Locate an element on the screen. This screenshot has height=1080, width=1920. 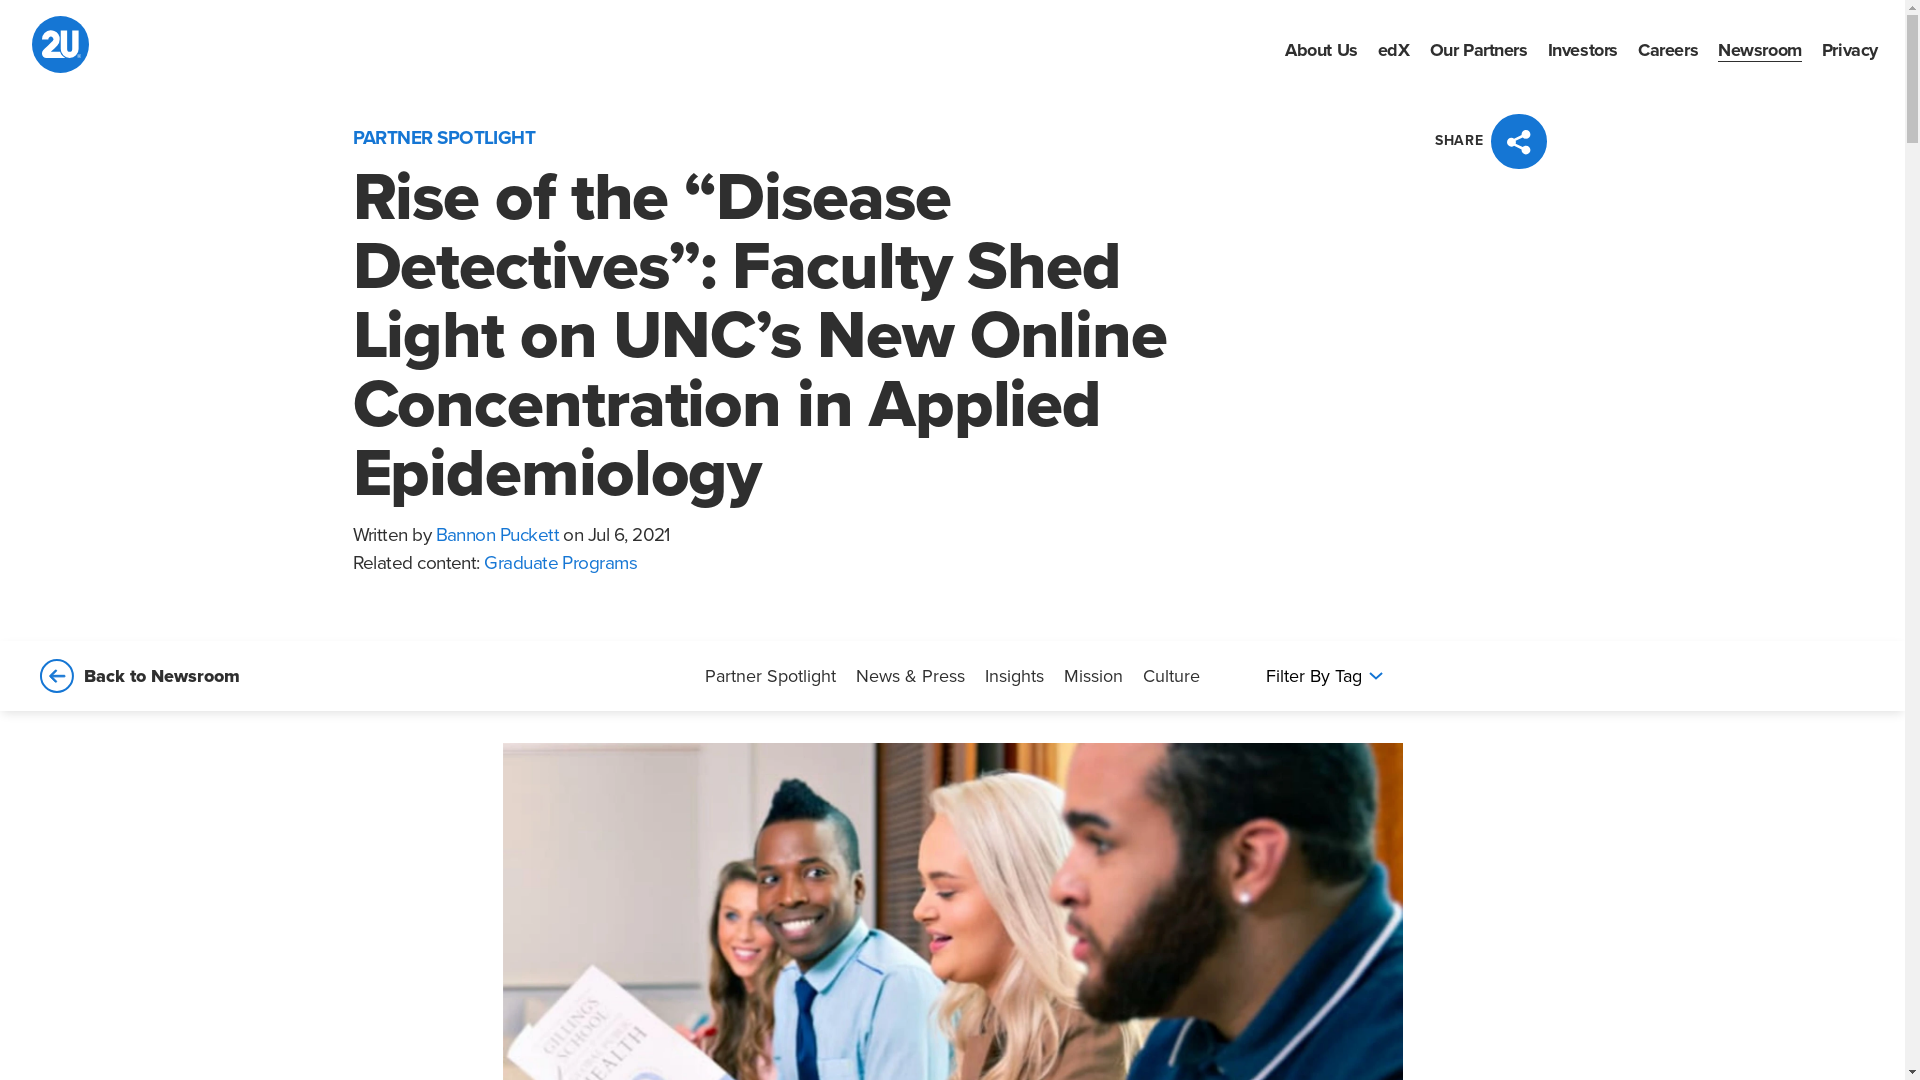
'Bannon Puckett' is located at coordinates (435, 534).